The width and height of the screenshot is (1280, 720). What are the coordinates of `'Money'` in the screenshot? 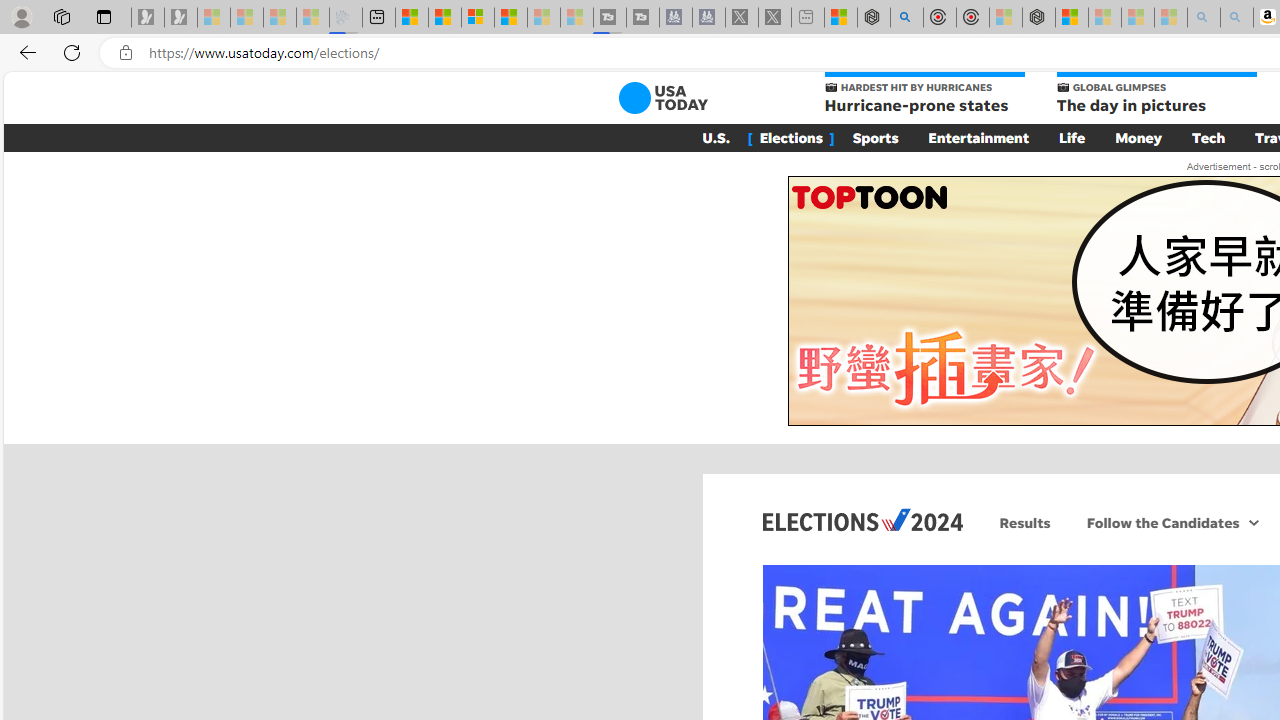 It's located at (1138, 136).